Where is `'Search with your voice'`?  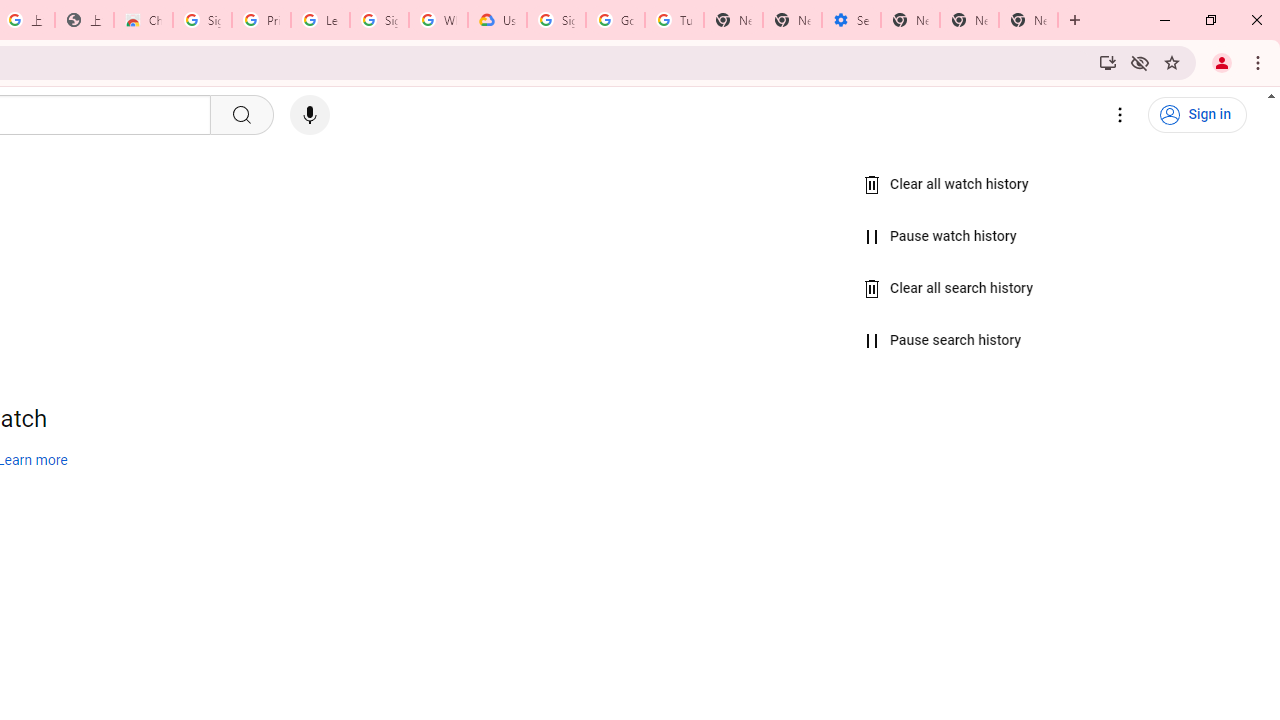
'Search with your voice' is located at coordinates (308, 115).